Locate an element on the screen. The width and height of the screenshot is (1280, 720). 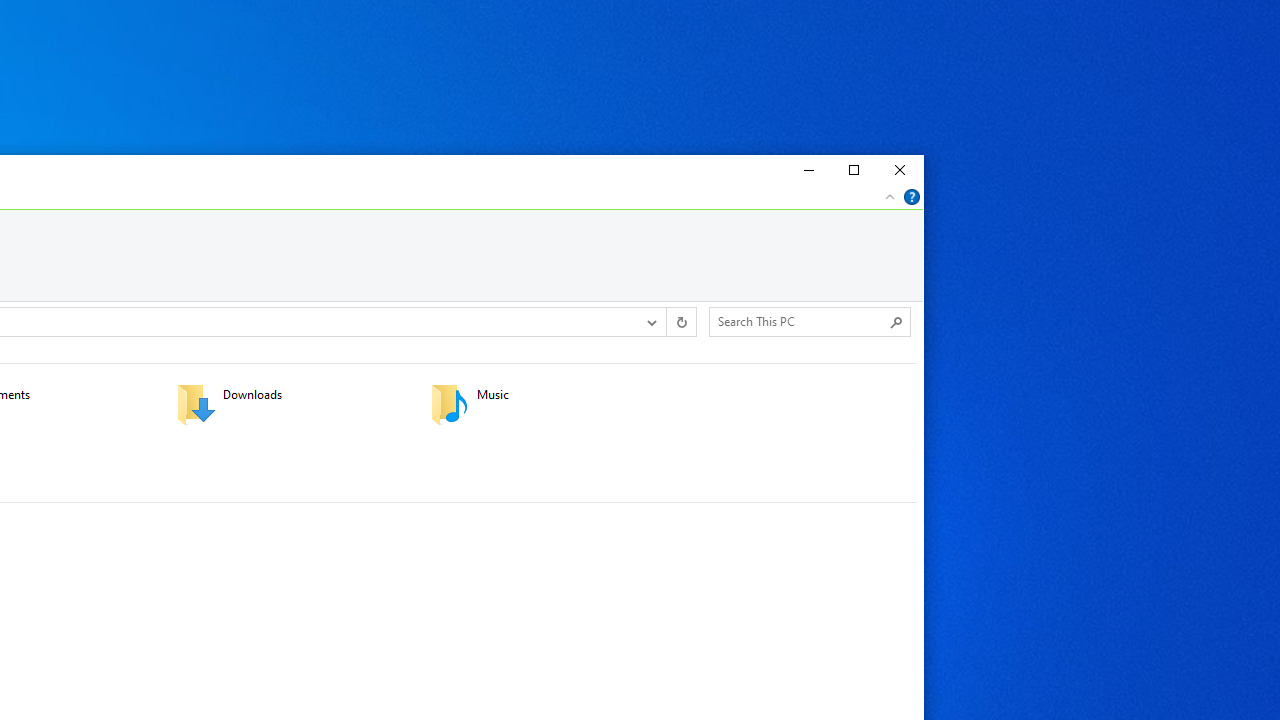
'Downloads' is located at coordinates (290, 403).